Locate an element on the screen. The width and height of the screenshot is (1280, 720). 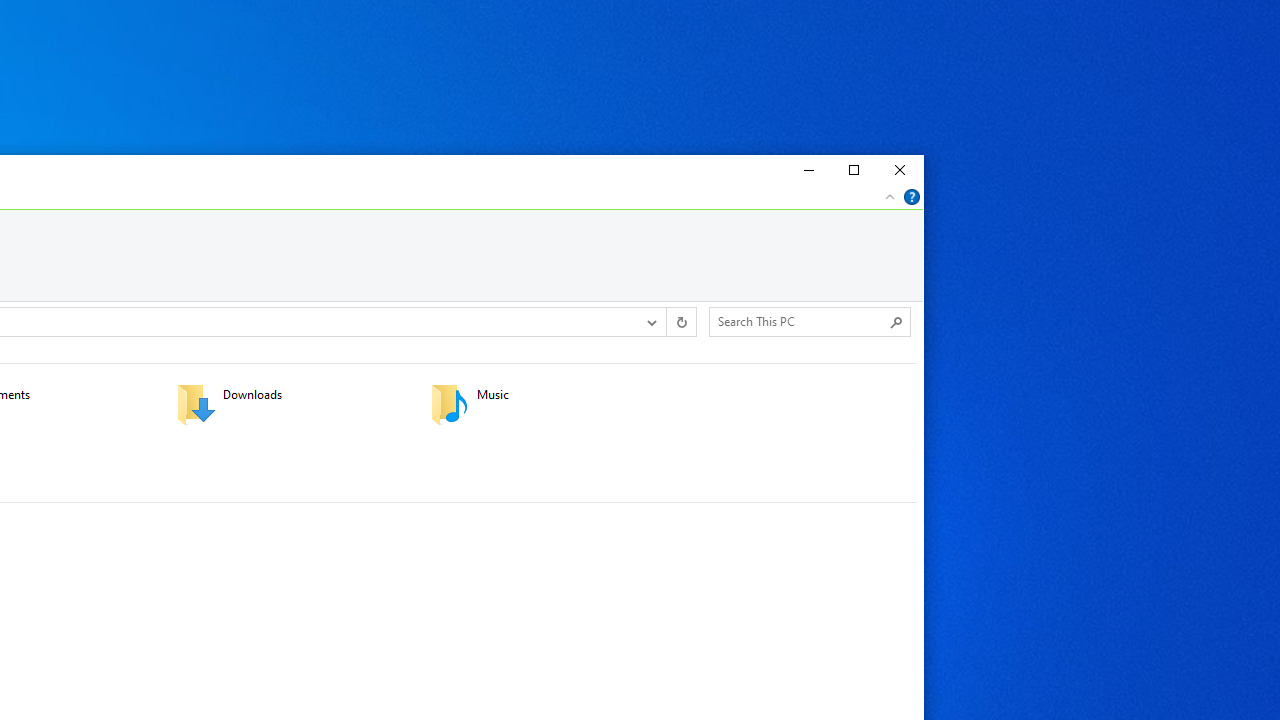
'Downloads' is located at coordinates (290, 403).